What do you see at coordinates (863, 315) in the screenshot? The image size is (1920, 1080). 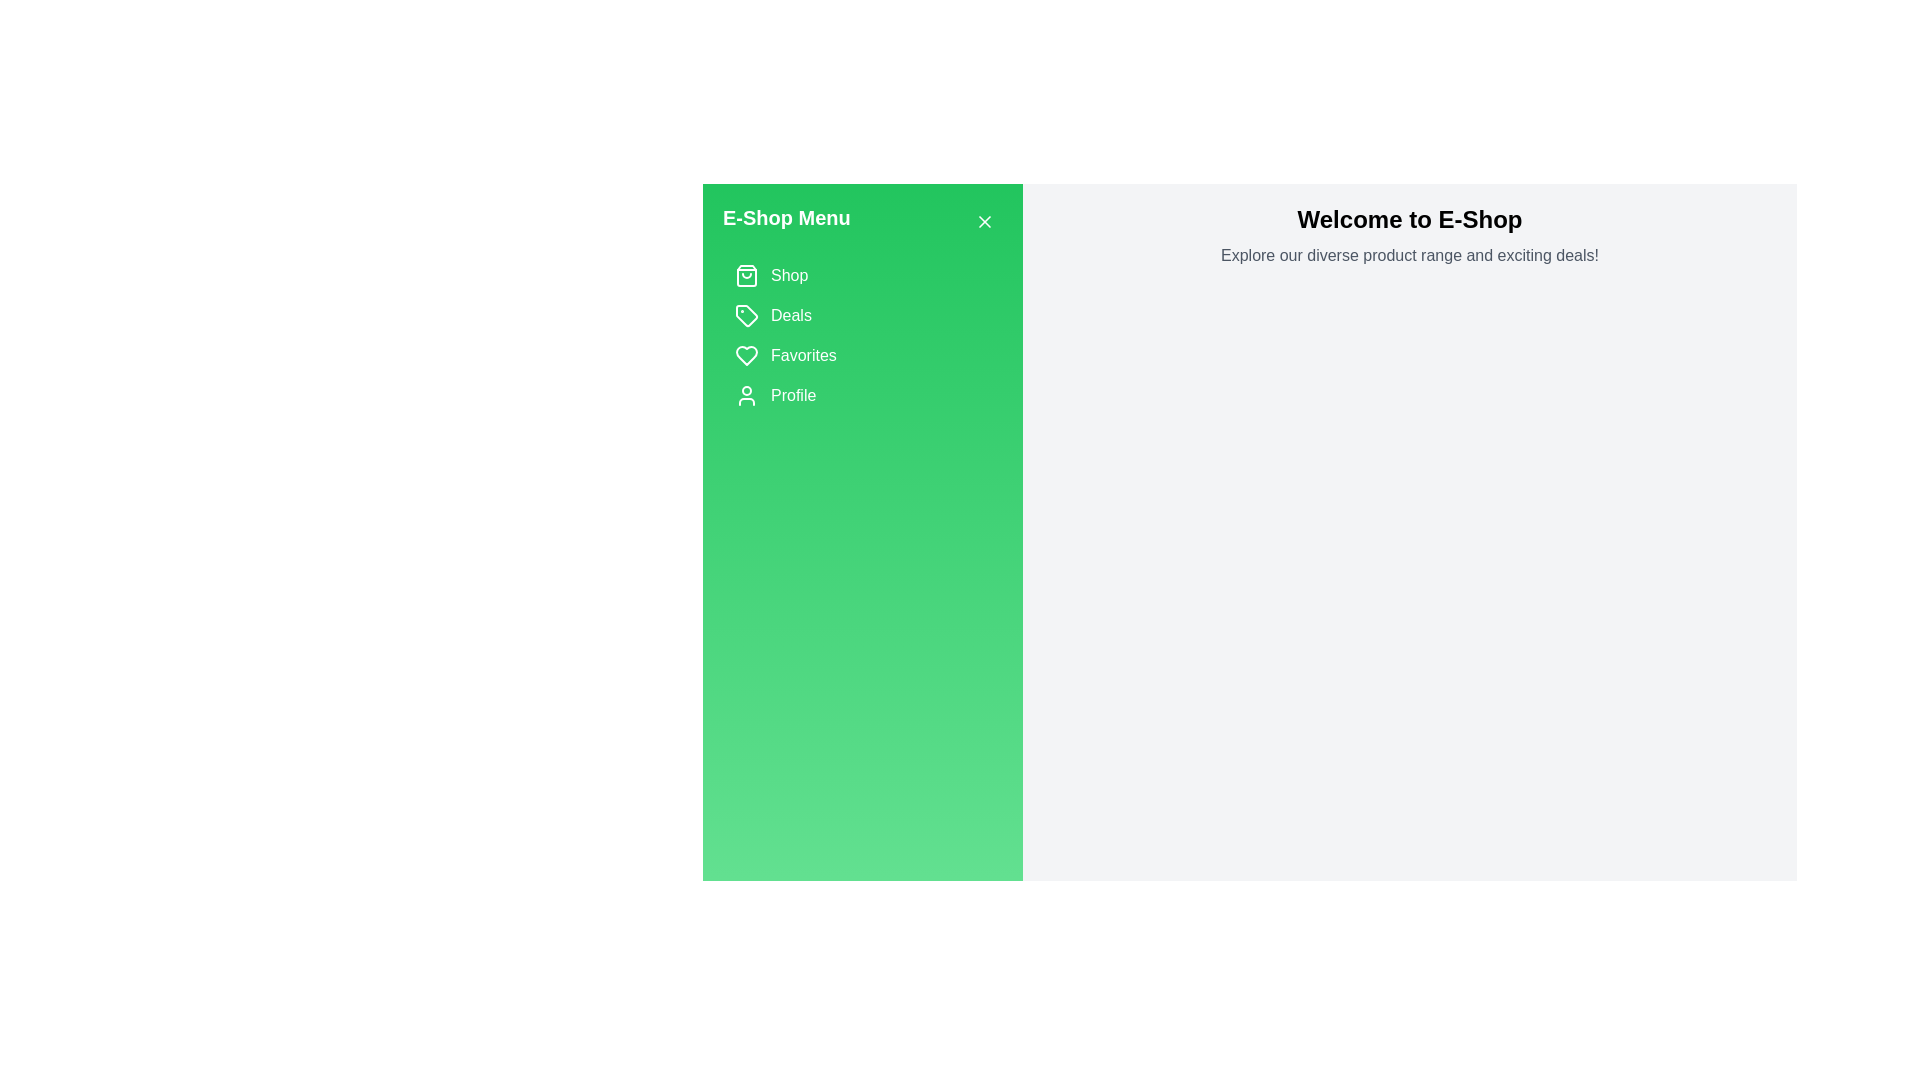 I see `the category item labeled Deals to highlight it` at bounding box center [863, 315].